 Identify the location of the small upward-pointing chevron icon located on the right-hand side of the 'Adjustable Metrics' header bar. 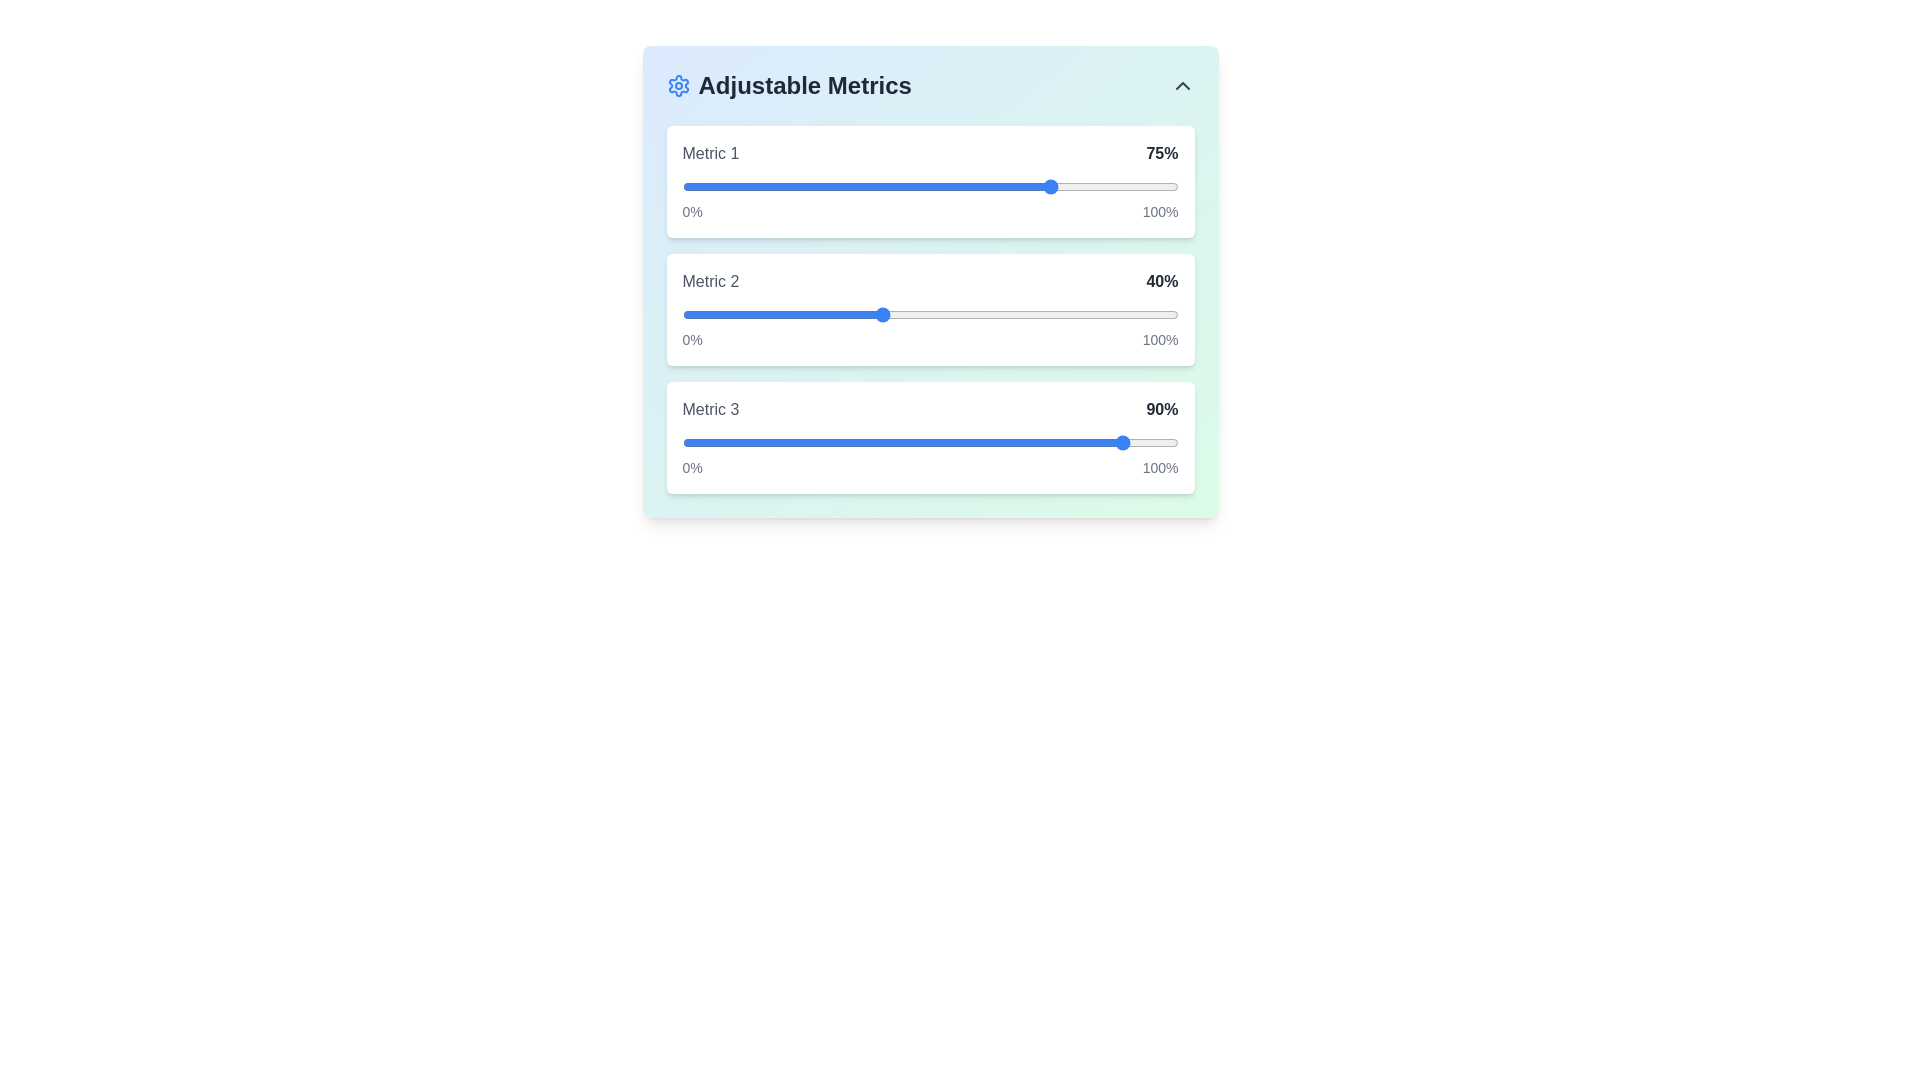
(1182, 84).